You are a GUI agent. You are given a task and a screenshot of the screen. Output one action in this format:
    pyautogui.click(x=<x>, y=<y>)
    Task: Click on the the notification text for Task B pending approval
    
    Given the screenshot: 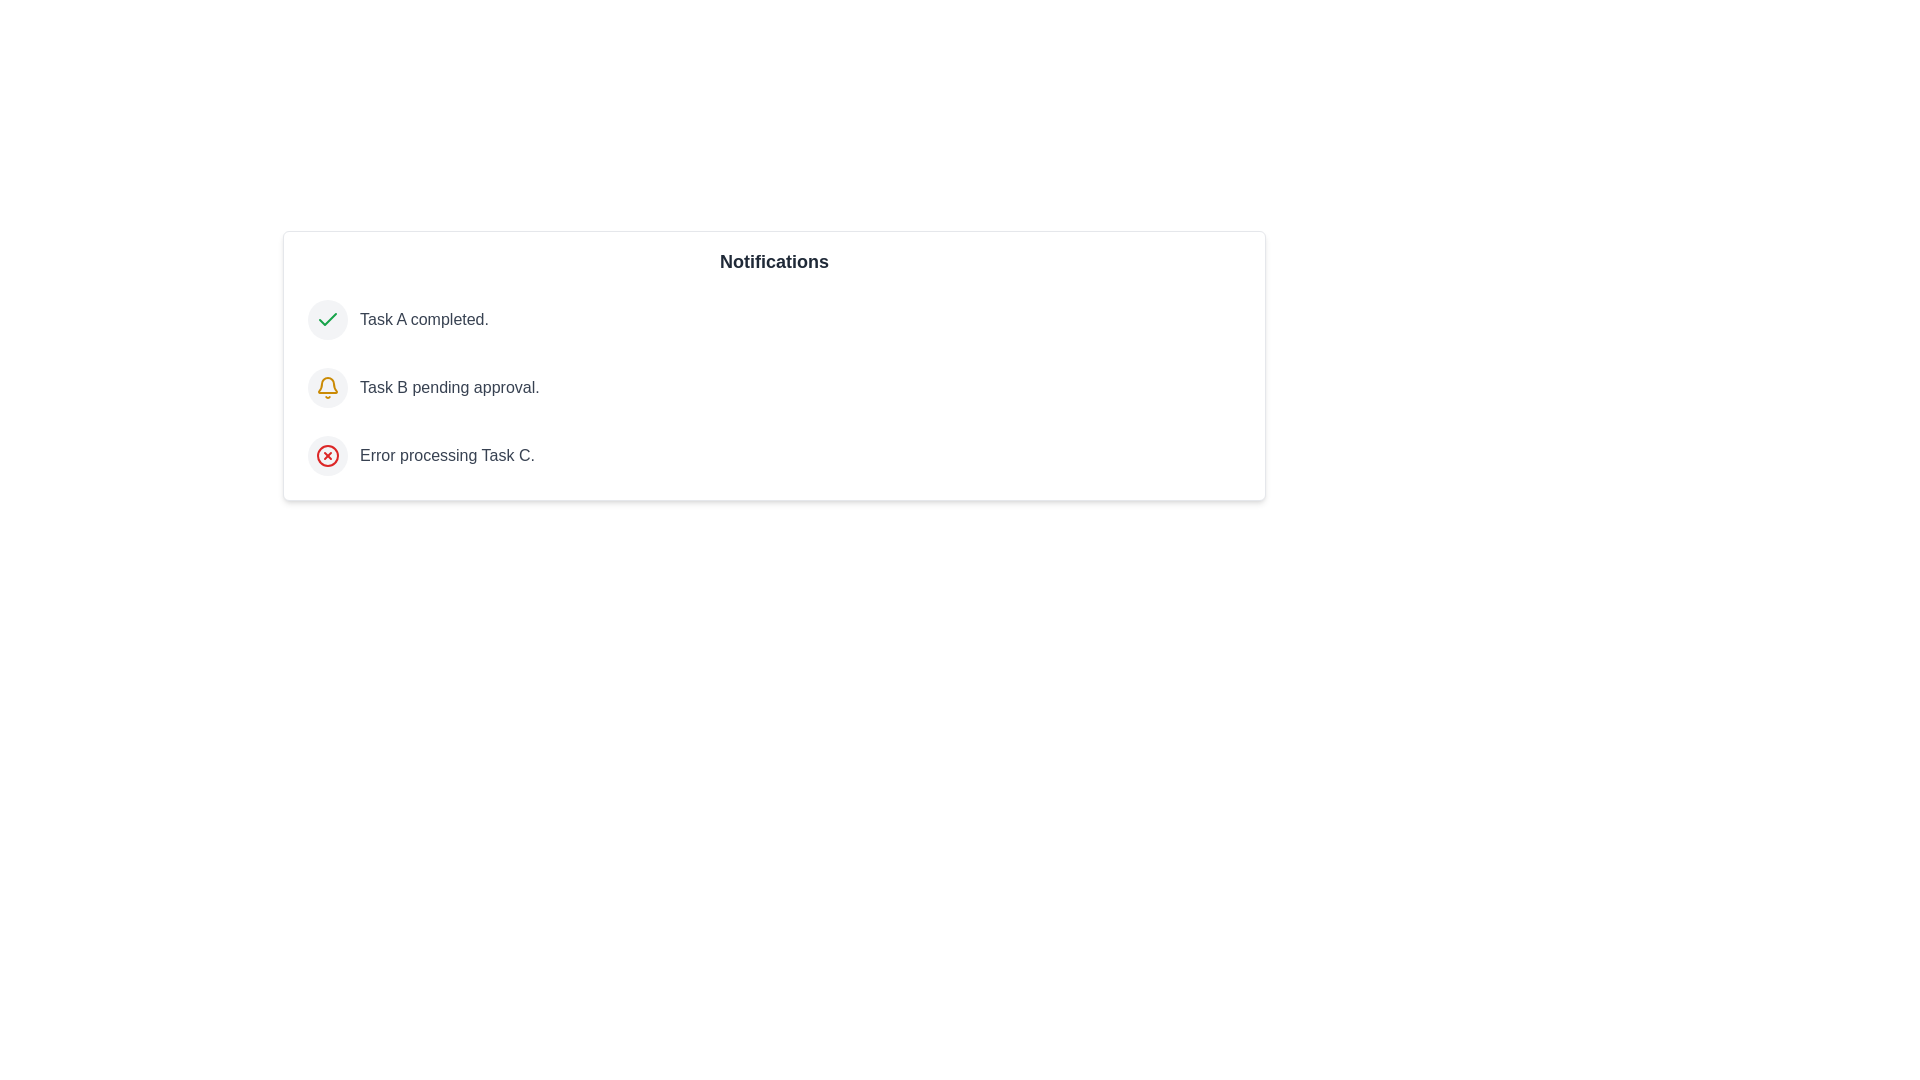 What is the action you would take?
    pyautogui.click(x=448, y=388)
    